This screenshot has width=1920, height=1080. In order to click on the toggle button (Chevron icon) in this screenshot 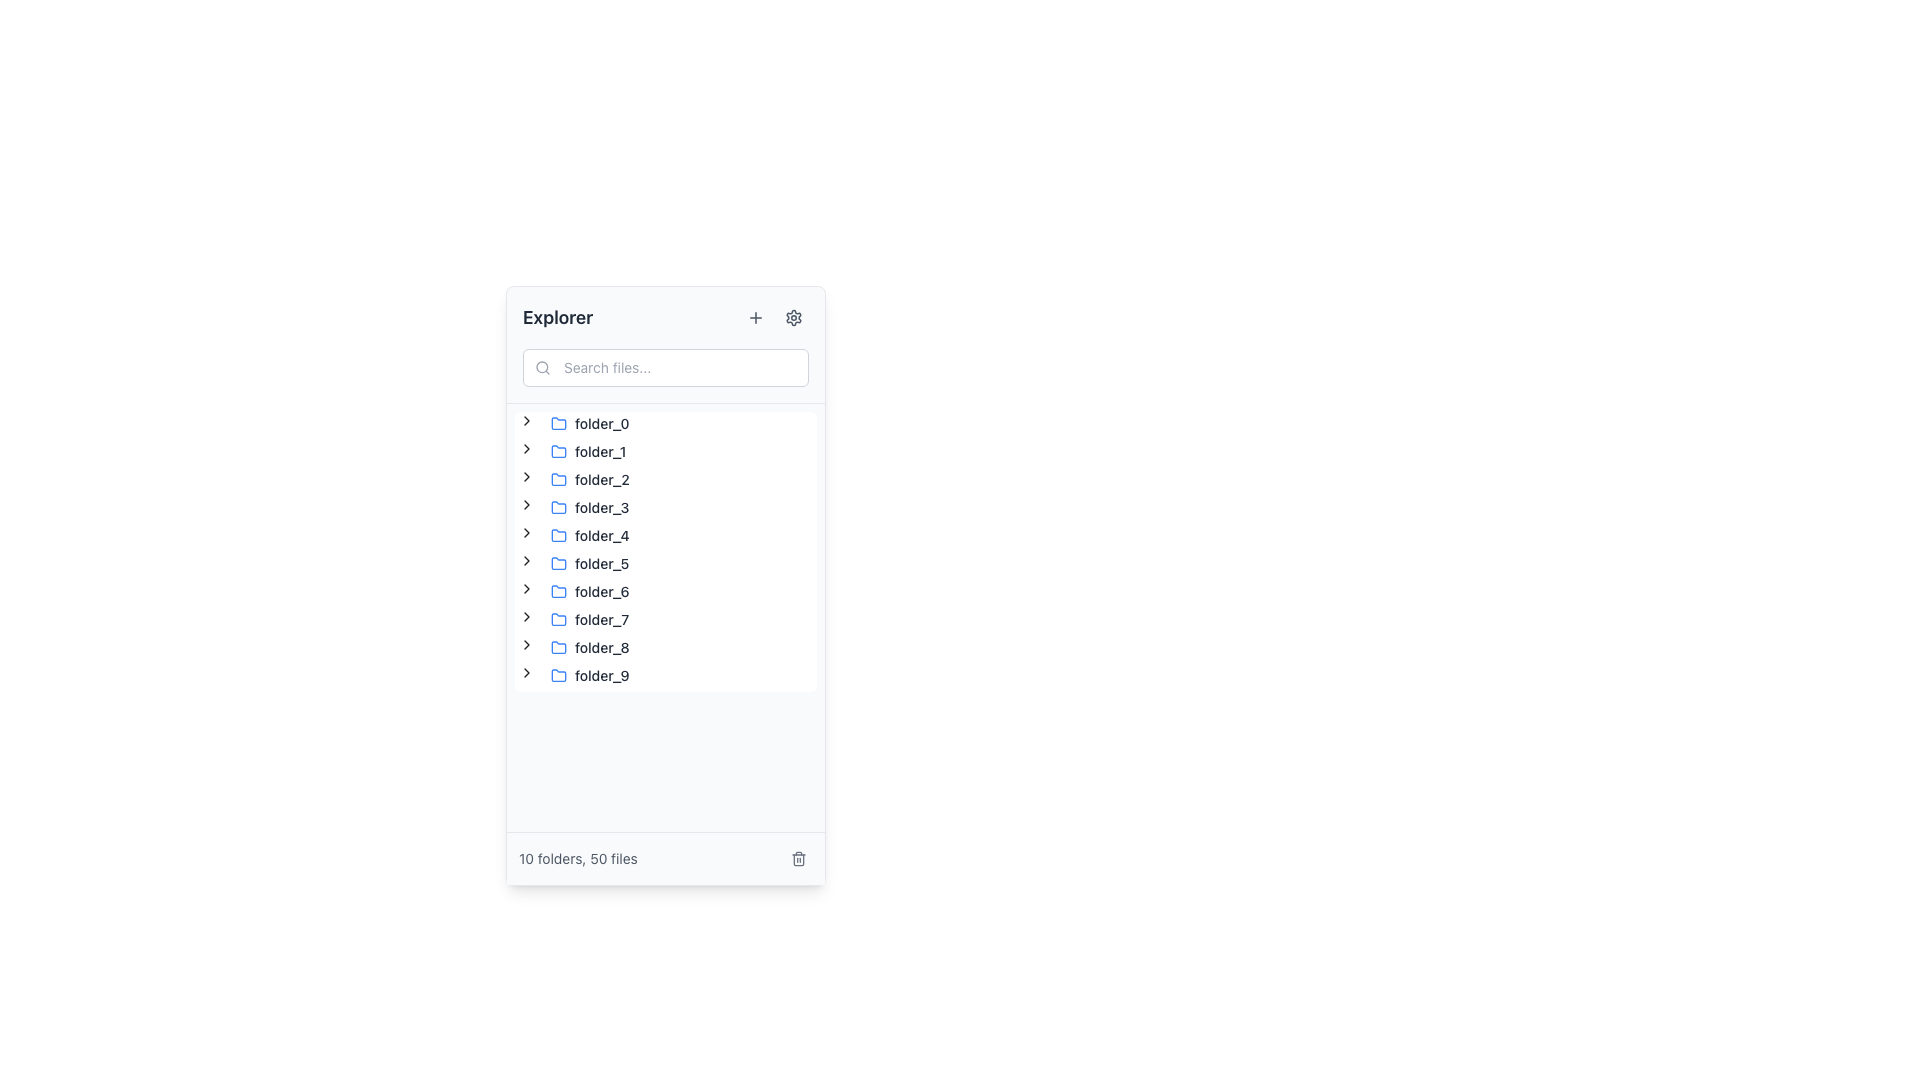, I will do `click(527, 560)`.